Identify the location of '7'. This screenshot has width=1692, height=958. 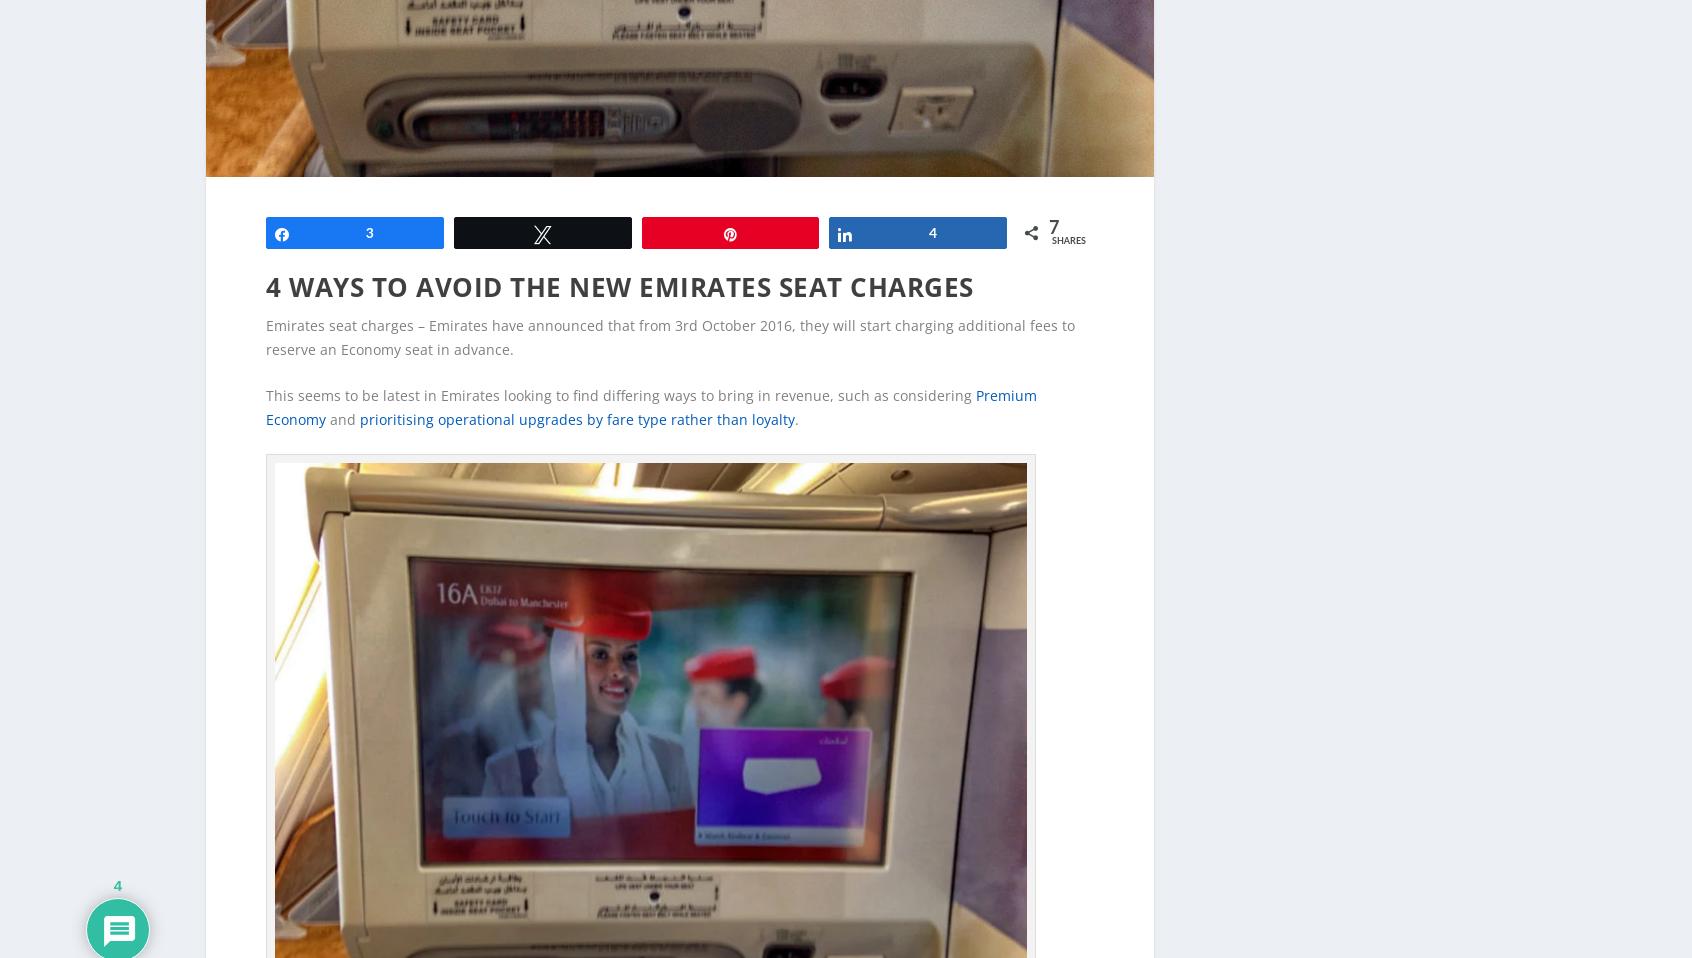
(1052, 195).